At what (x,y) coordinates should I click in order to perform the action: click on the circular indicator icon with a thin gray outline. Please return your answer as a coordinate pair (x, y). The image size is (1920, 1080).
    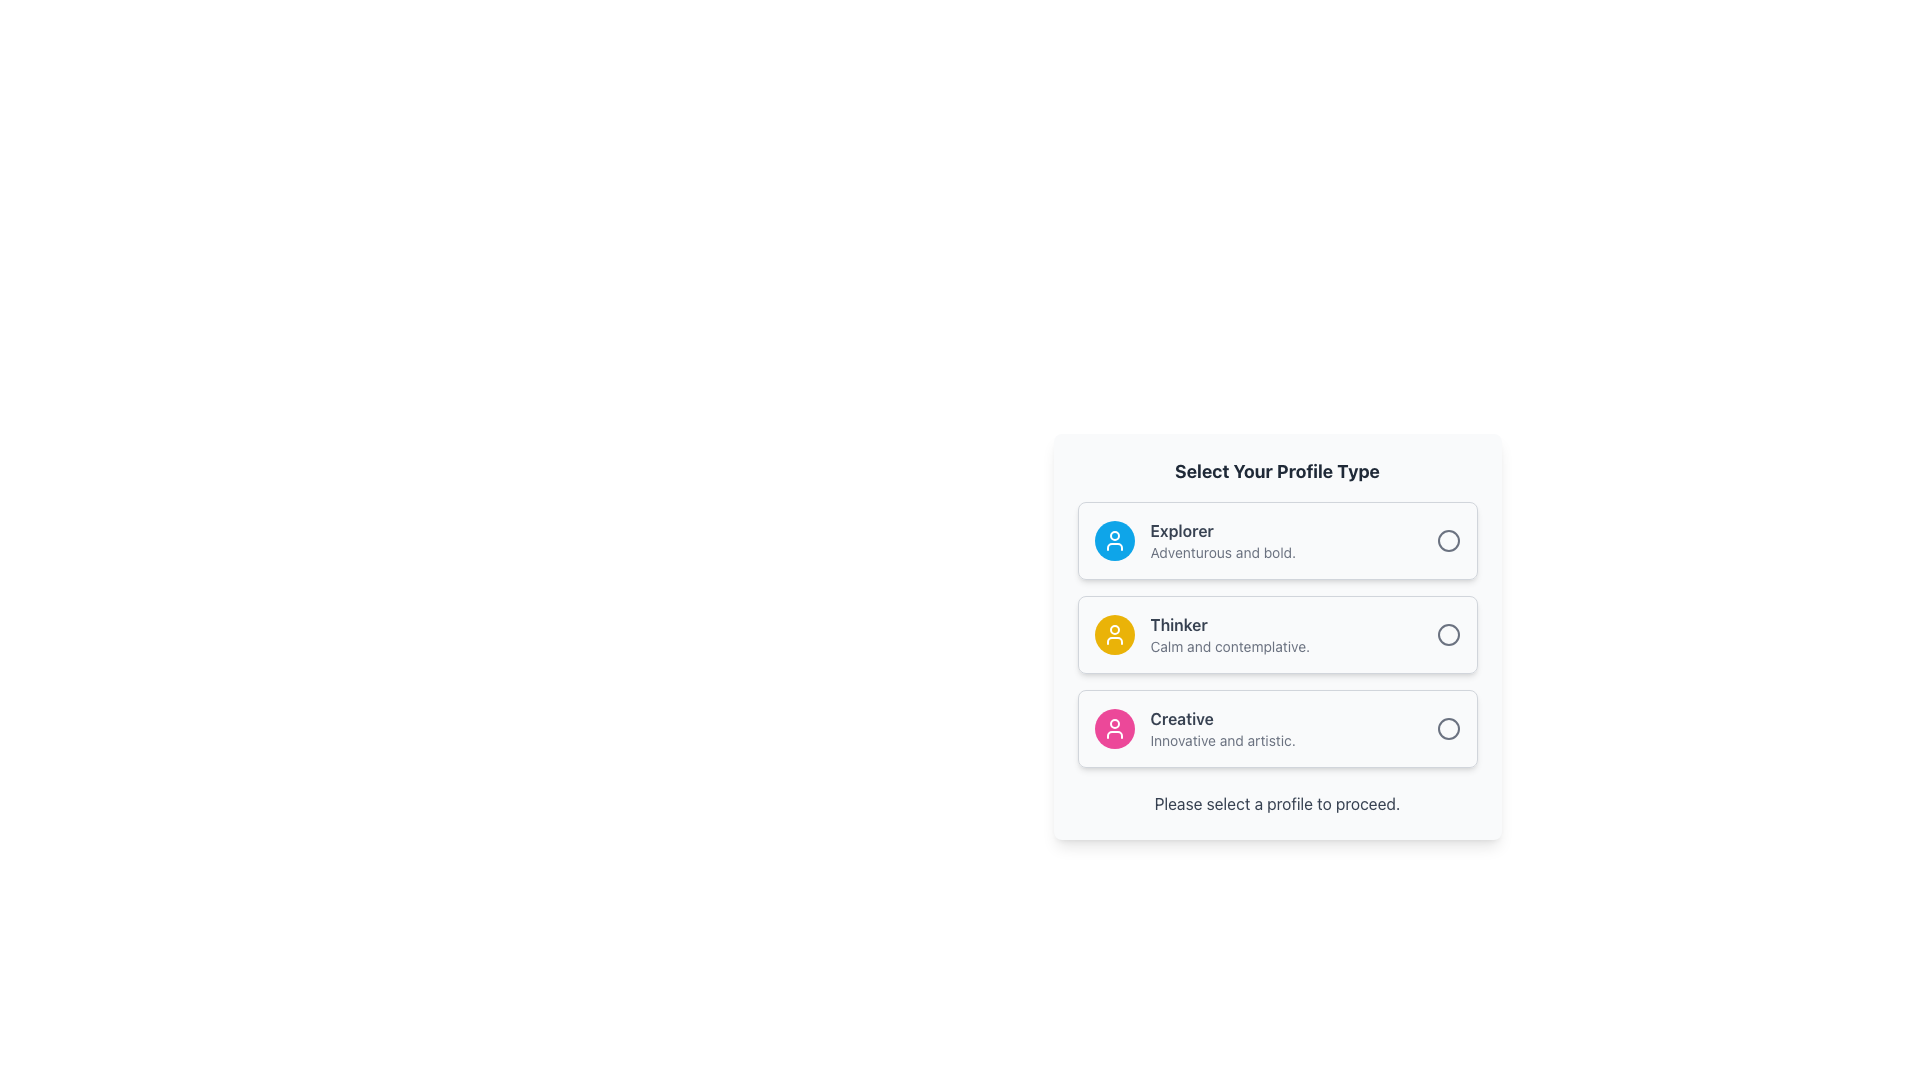
    Looking at the image, I should click on (1448, 635).